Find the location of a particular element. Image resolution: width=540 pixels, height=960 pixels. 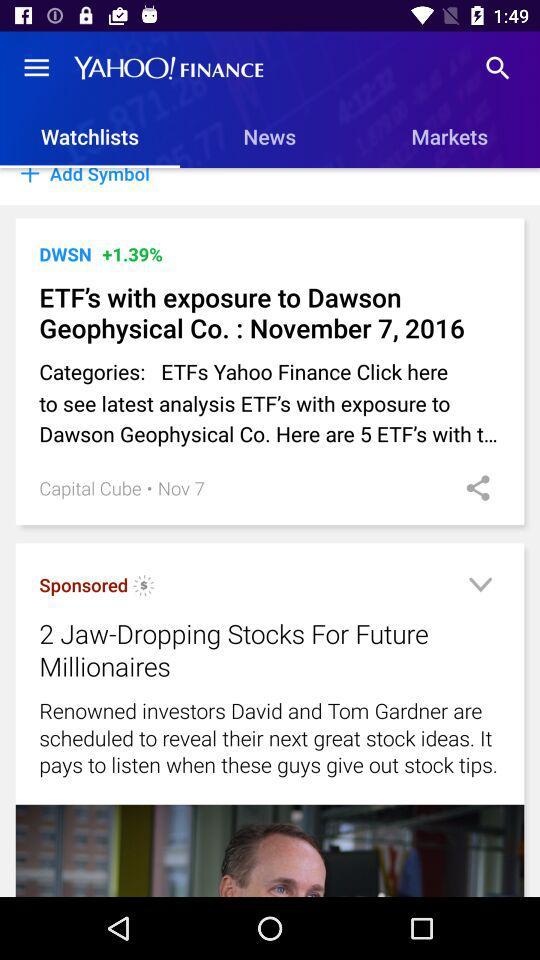

item above etf s with icon is located at coordinates (65, 253).